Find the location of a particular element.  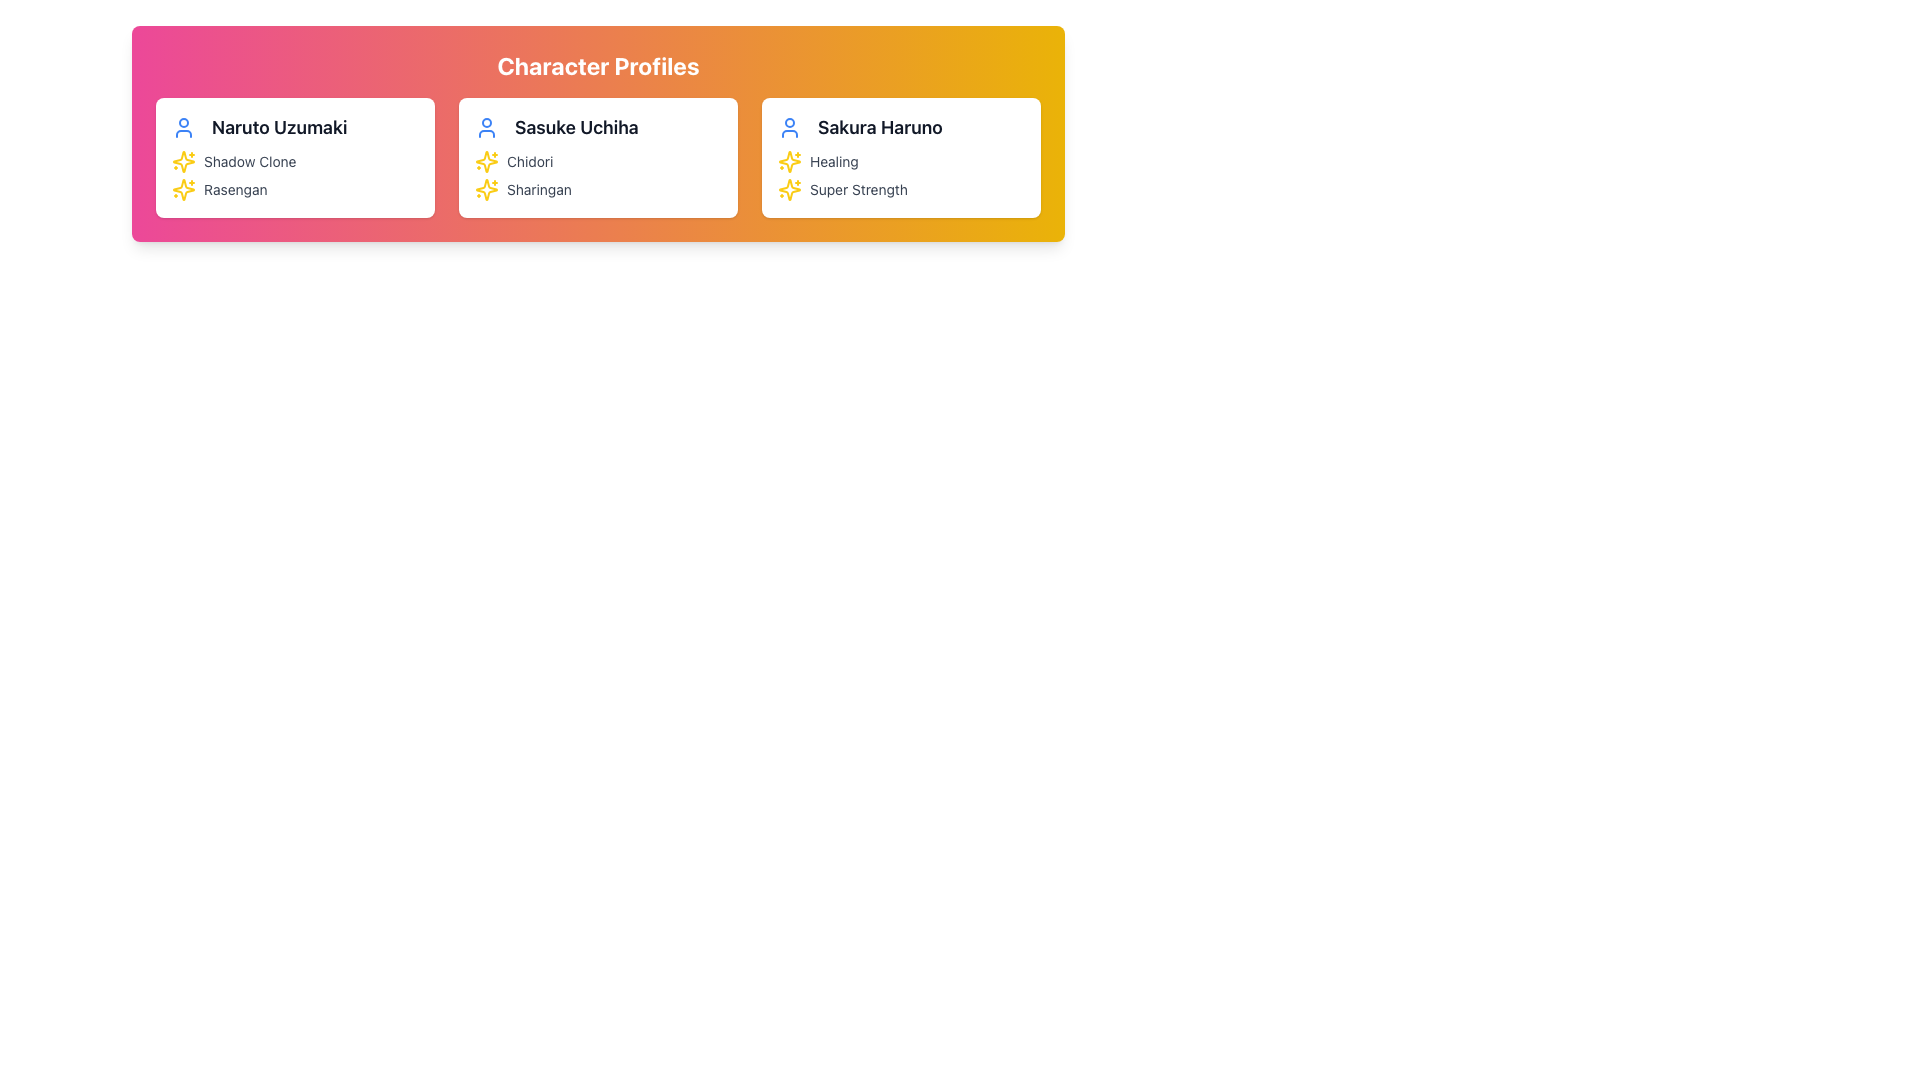

the icon that visually represents significance, located to the left of the 'Chidori' text within the 'Sasuke Uchiha' card is located at coordinates (486, 161).